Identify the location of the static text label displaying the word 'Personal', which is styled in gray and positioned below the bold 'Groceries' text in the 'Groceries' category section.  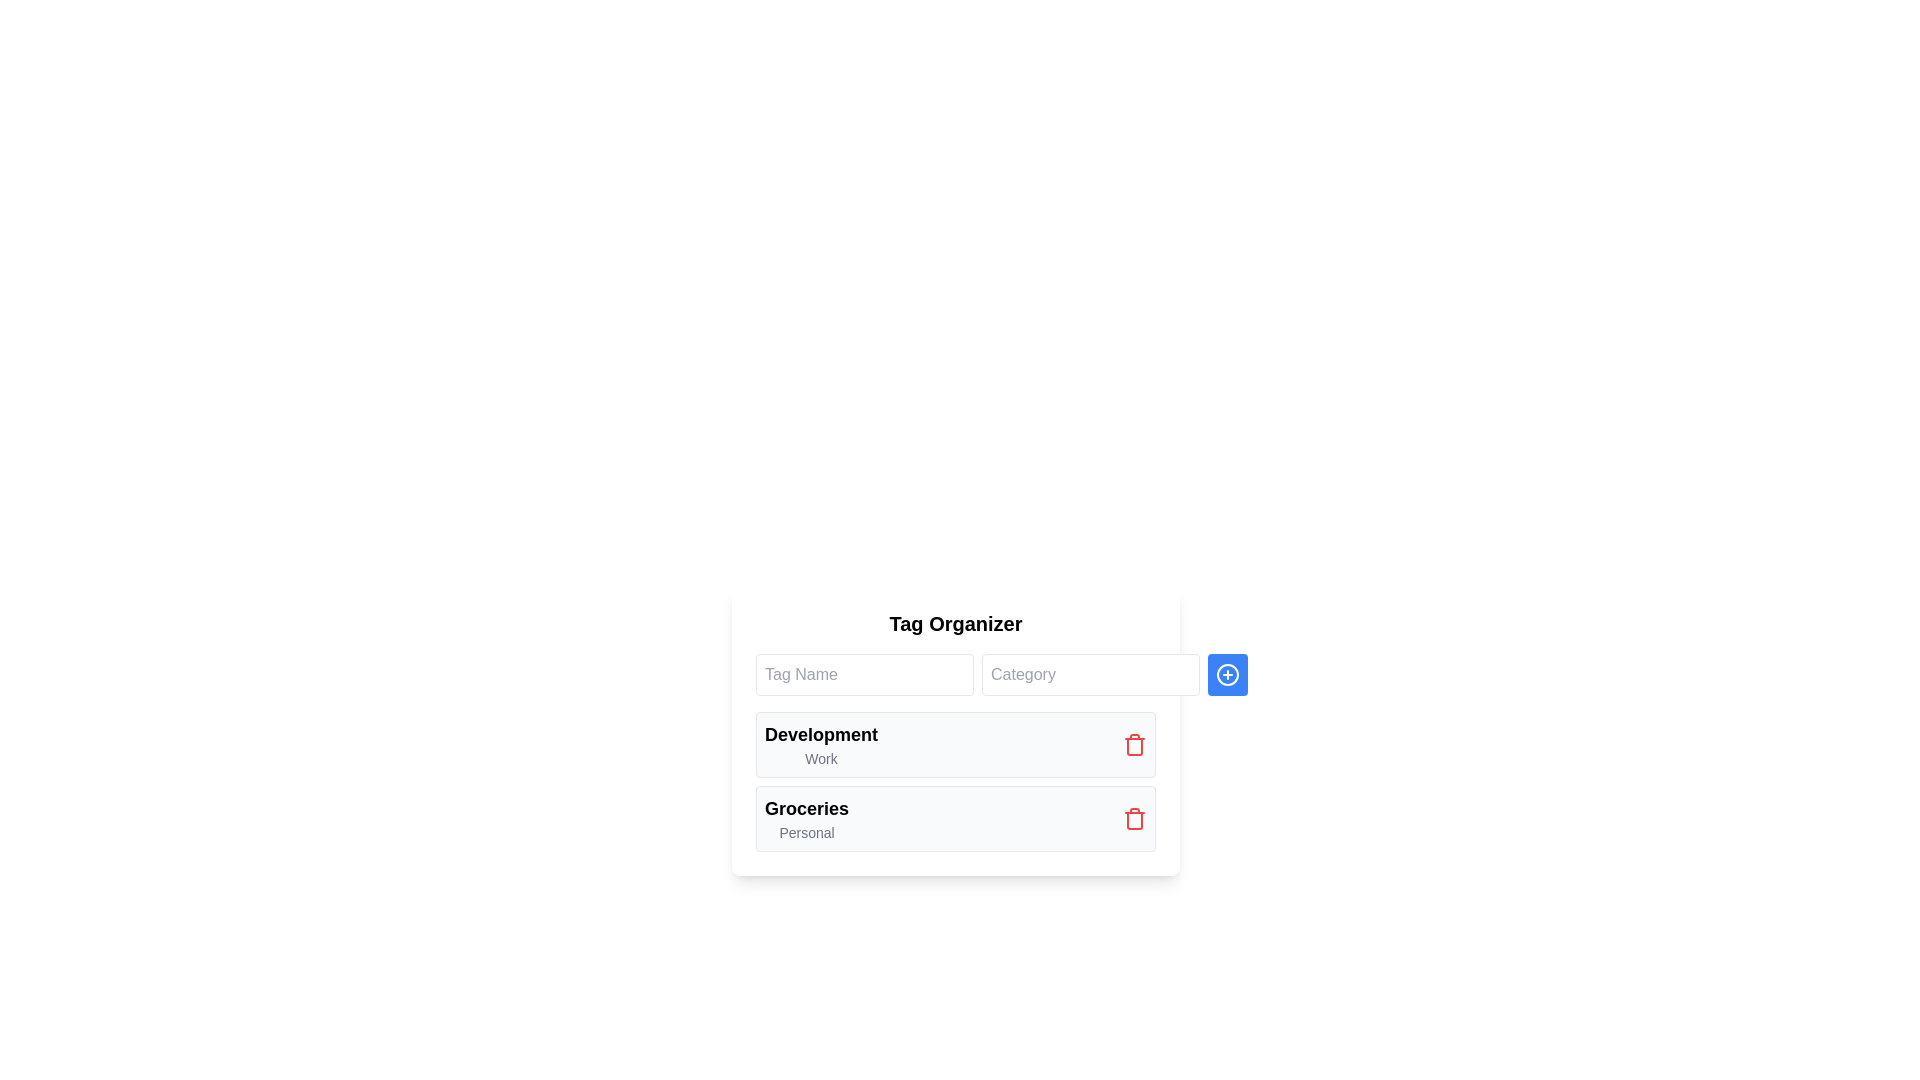
(806, 833).